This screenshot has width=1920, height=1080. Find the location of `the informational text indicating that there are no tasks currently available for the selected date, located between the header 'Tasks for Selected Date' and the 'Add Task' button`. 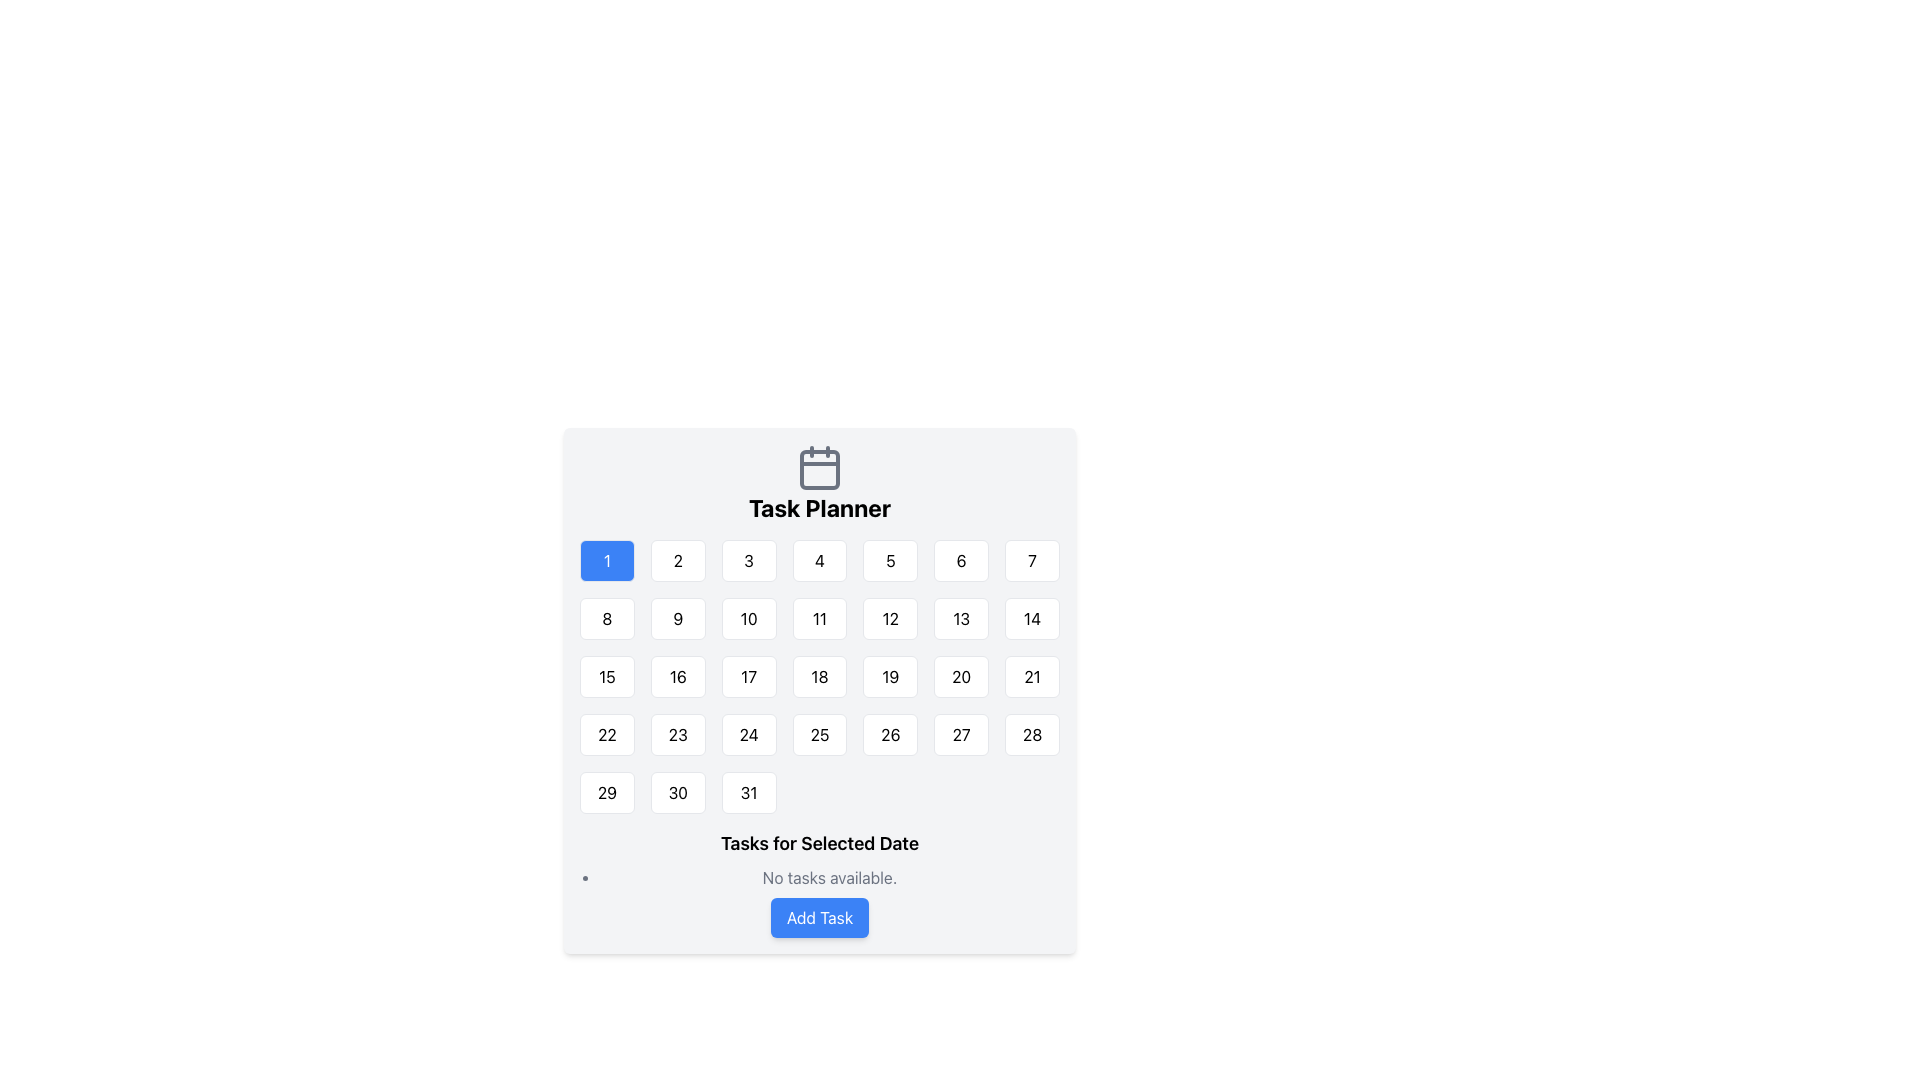

the informational text indicating that there are no tasks currently available for the selected date, located between the header 'Tasks for Selected Date' and the 'Add Task' button is located at coordinates (820, 877).